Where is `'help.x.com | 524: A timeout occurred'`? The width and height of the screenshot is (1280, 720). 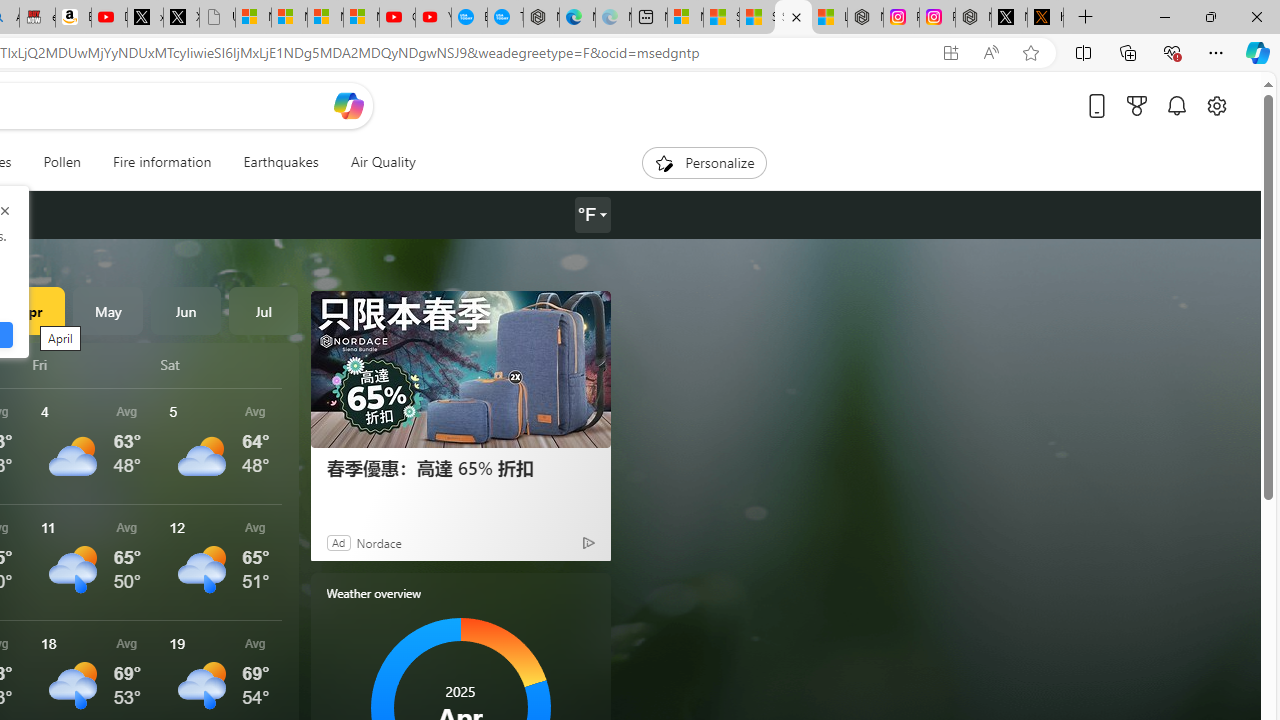
'help.x.com | 524: A timeout occurred' is located at coordinates (1044, 17).